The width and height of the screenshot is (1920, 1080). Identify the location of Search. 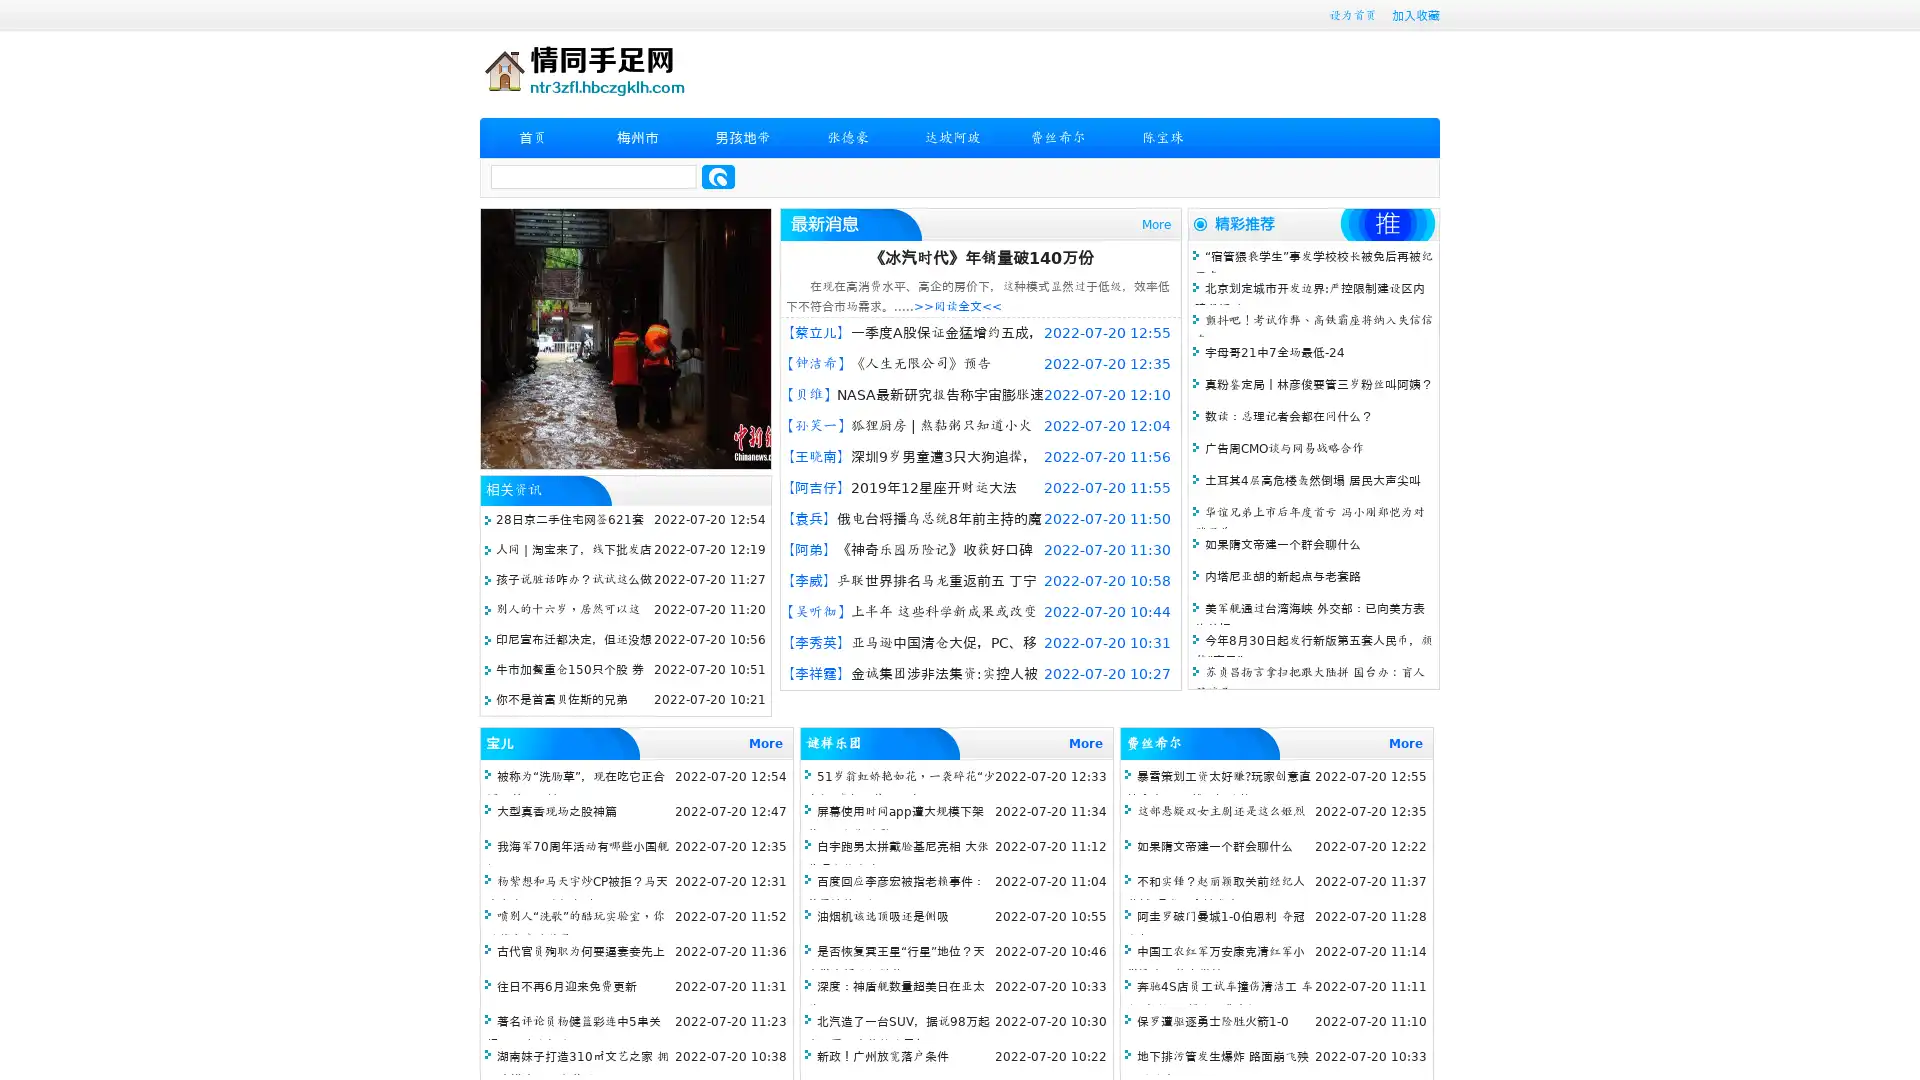
(718, 176).